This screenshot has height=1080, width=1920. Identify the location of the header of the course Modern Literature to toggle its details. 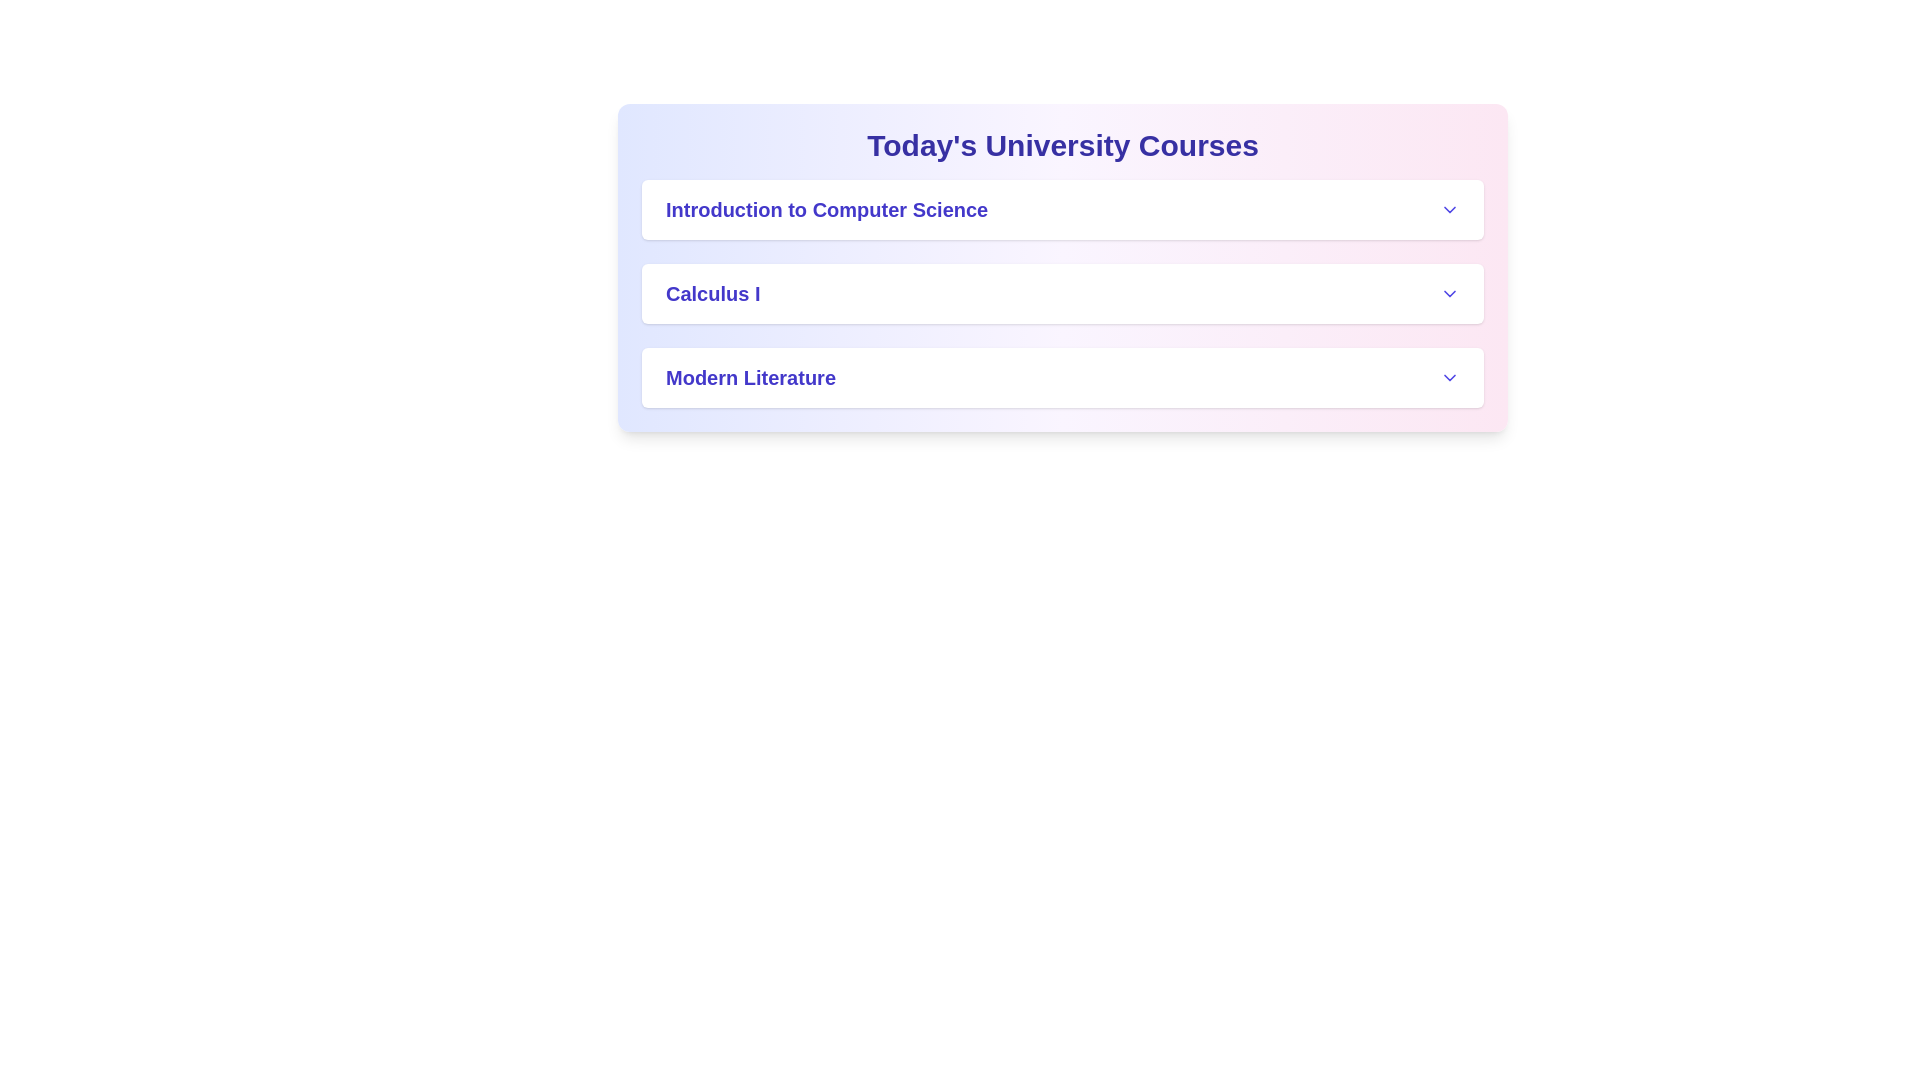
(1061, 378).